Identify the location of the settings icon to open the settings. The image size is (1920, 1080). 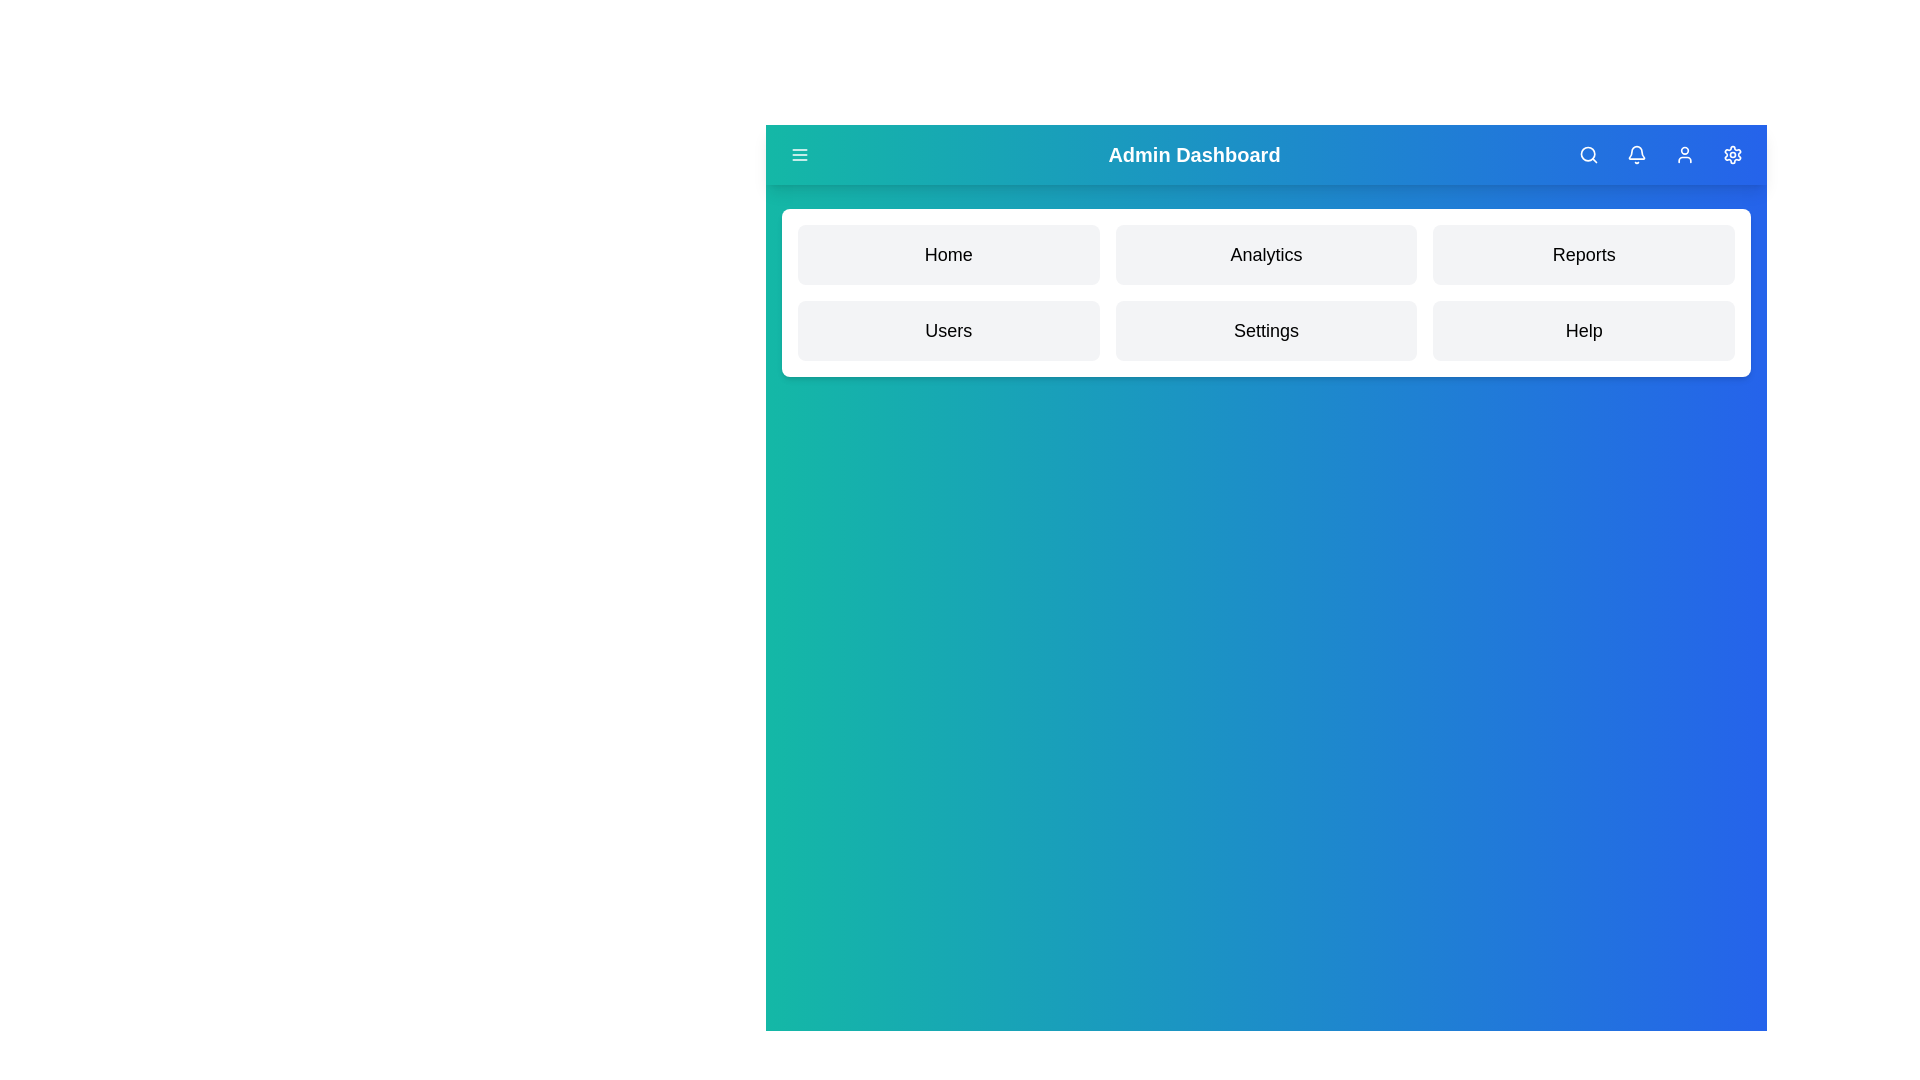
(1731, 153).